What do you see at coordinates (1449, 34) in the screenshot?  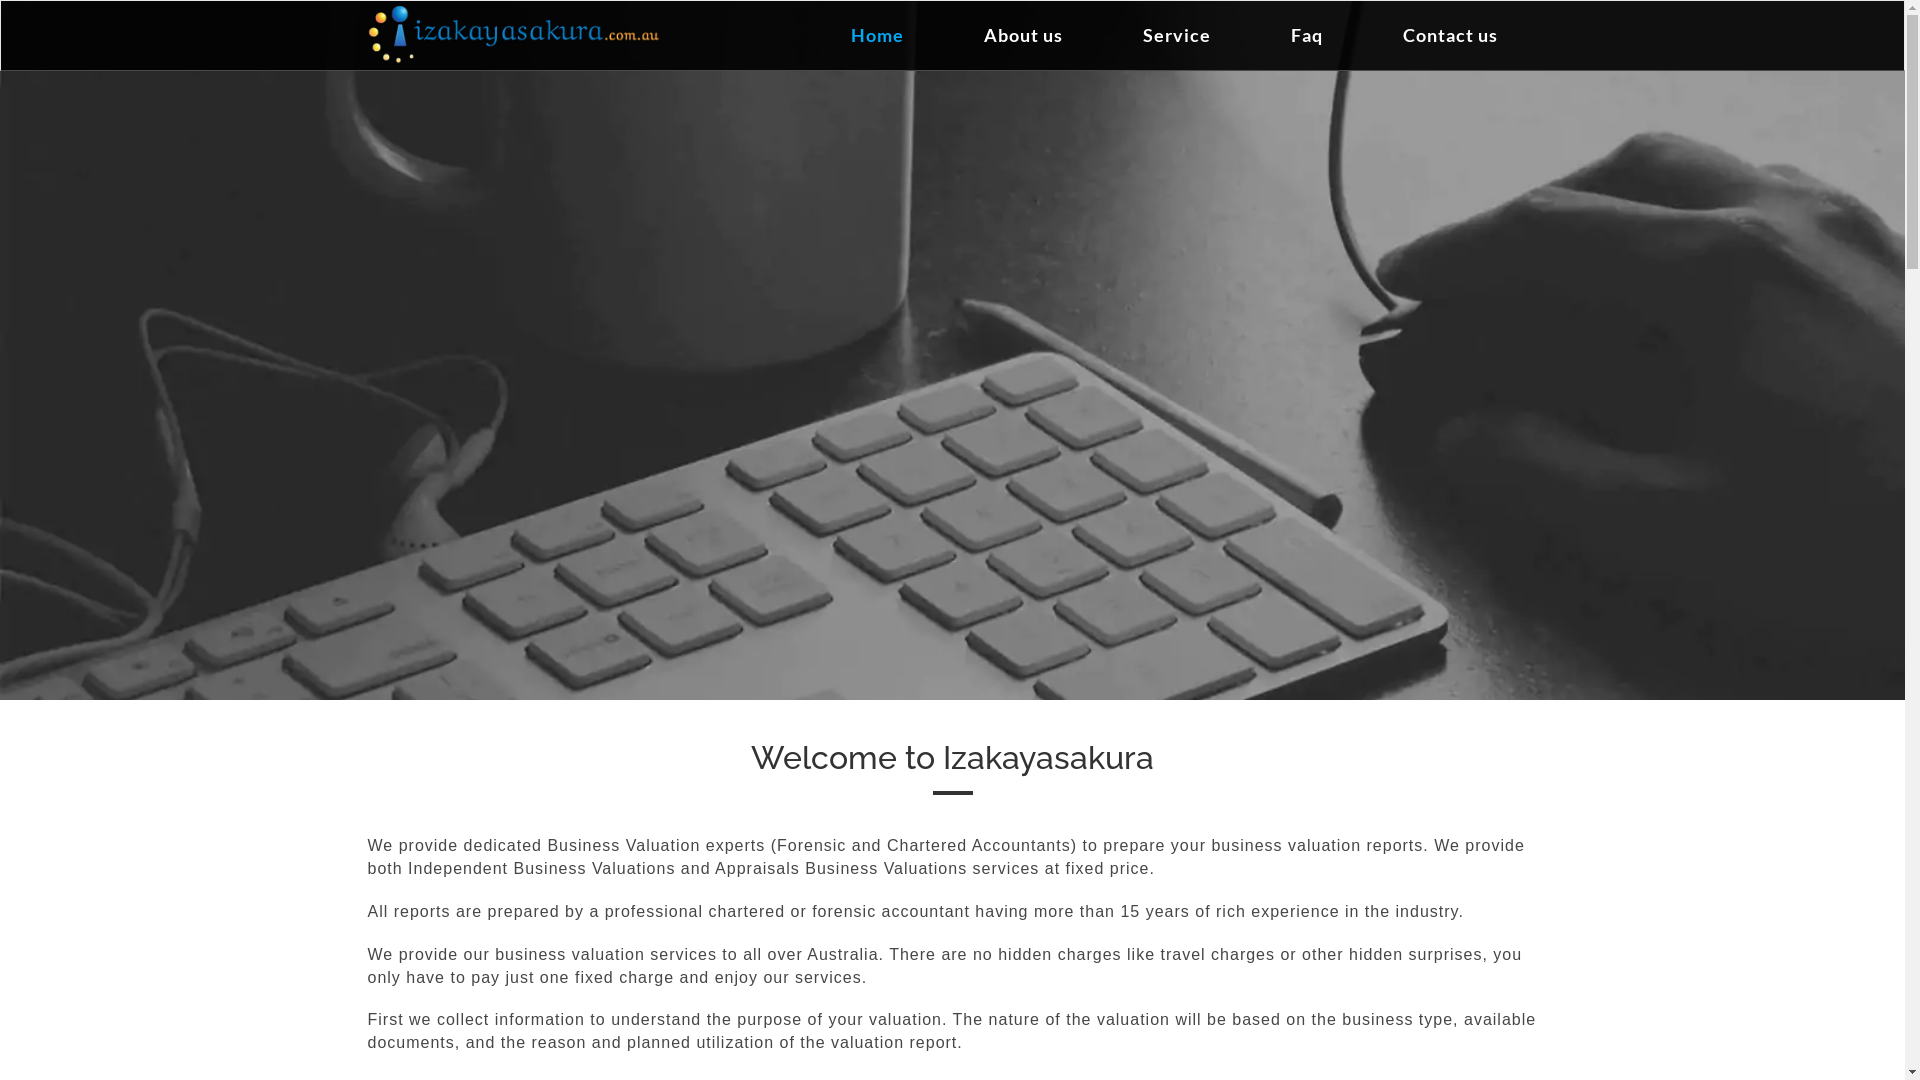 I see `'Contact us'` at bounding box center [1449, 34].